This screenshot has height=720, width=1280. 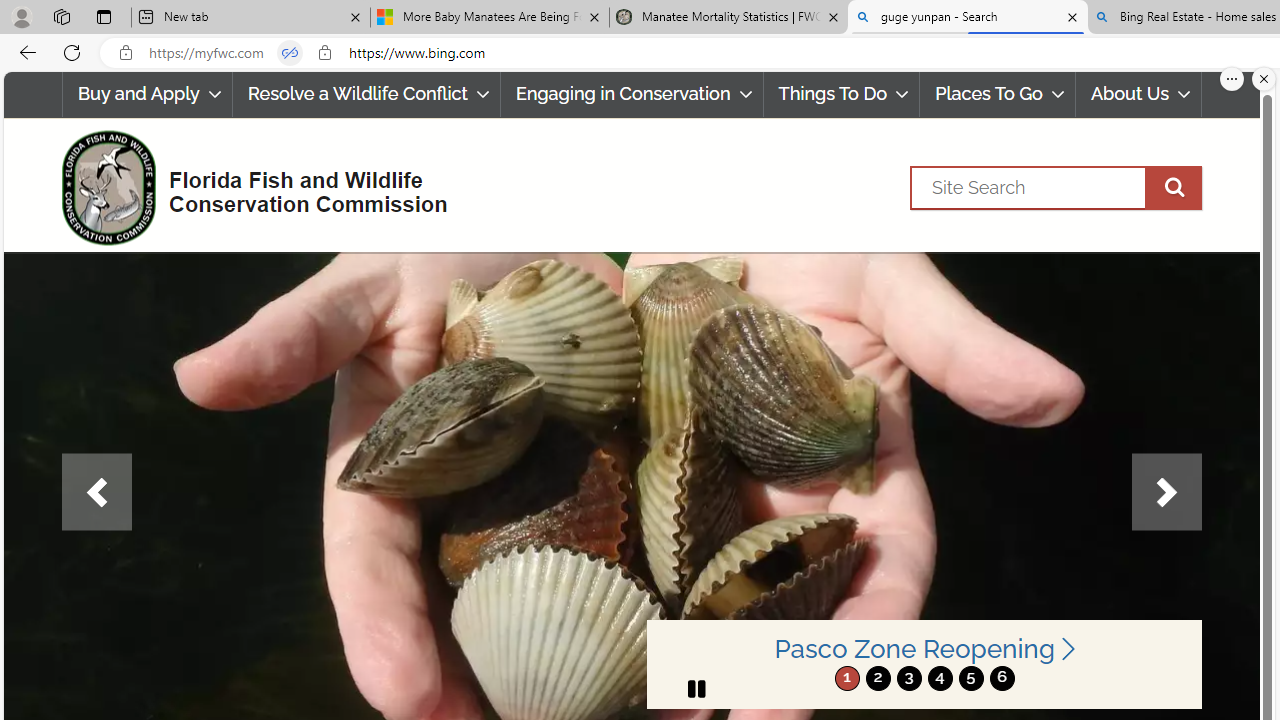 I want to click on 'Things To Do', so click(x=841, y=94).